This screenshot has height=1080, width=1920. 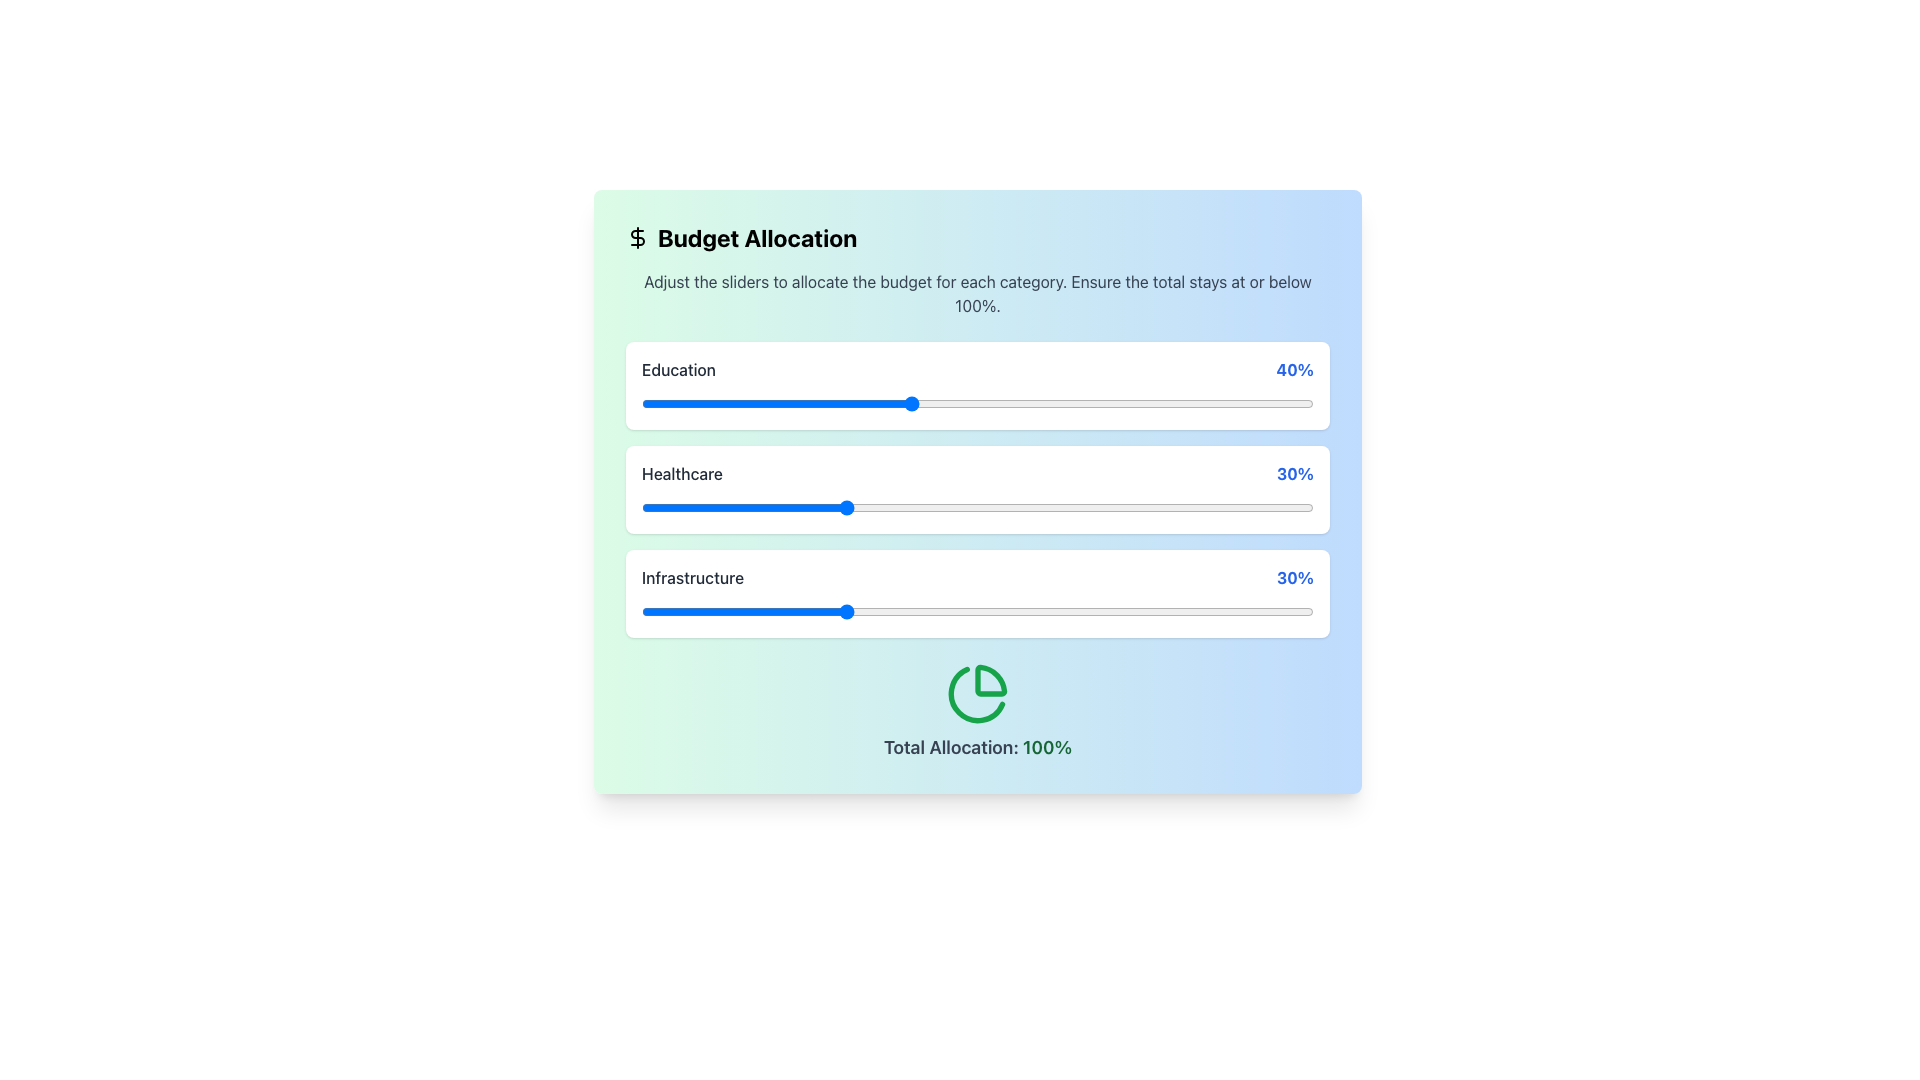 What do you see at coordinates (857, 404) in the screenshot?
I see `the budget allocation for Education` at bounding box center [857, 404].